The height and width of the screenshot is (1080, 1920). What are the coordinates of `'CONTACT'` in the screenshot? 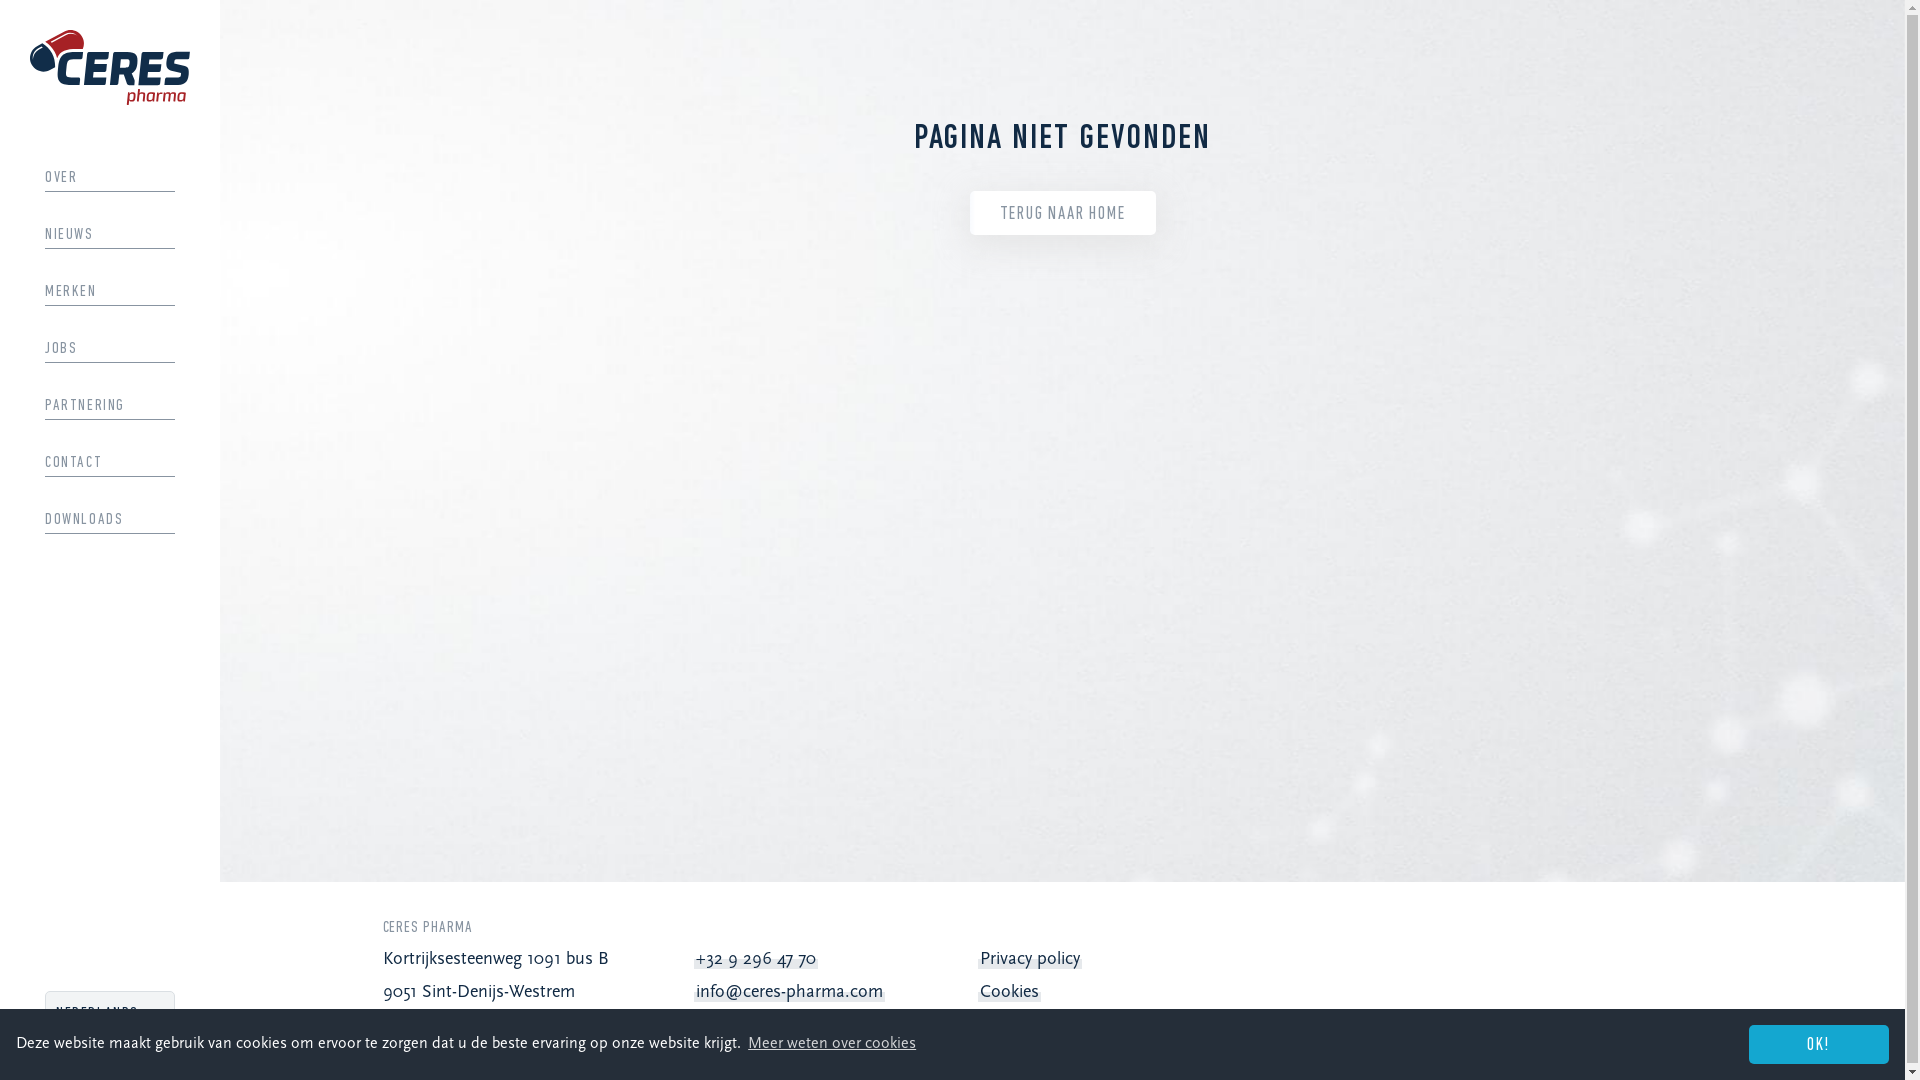 It's located at (109, 462).